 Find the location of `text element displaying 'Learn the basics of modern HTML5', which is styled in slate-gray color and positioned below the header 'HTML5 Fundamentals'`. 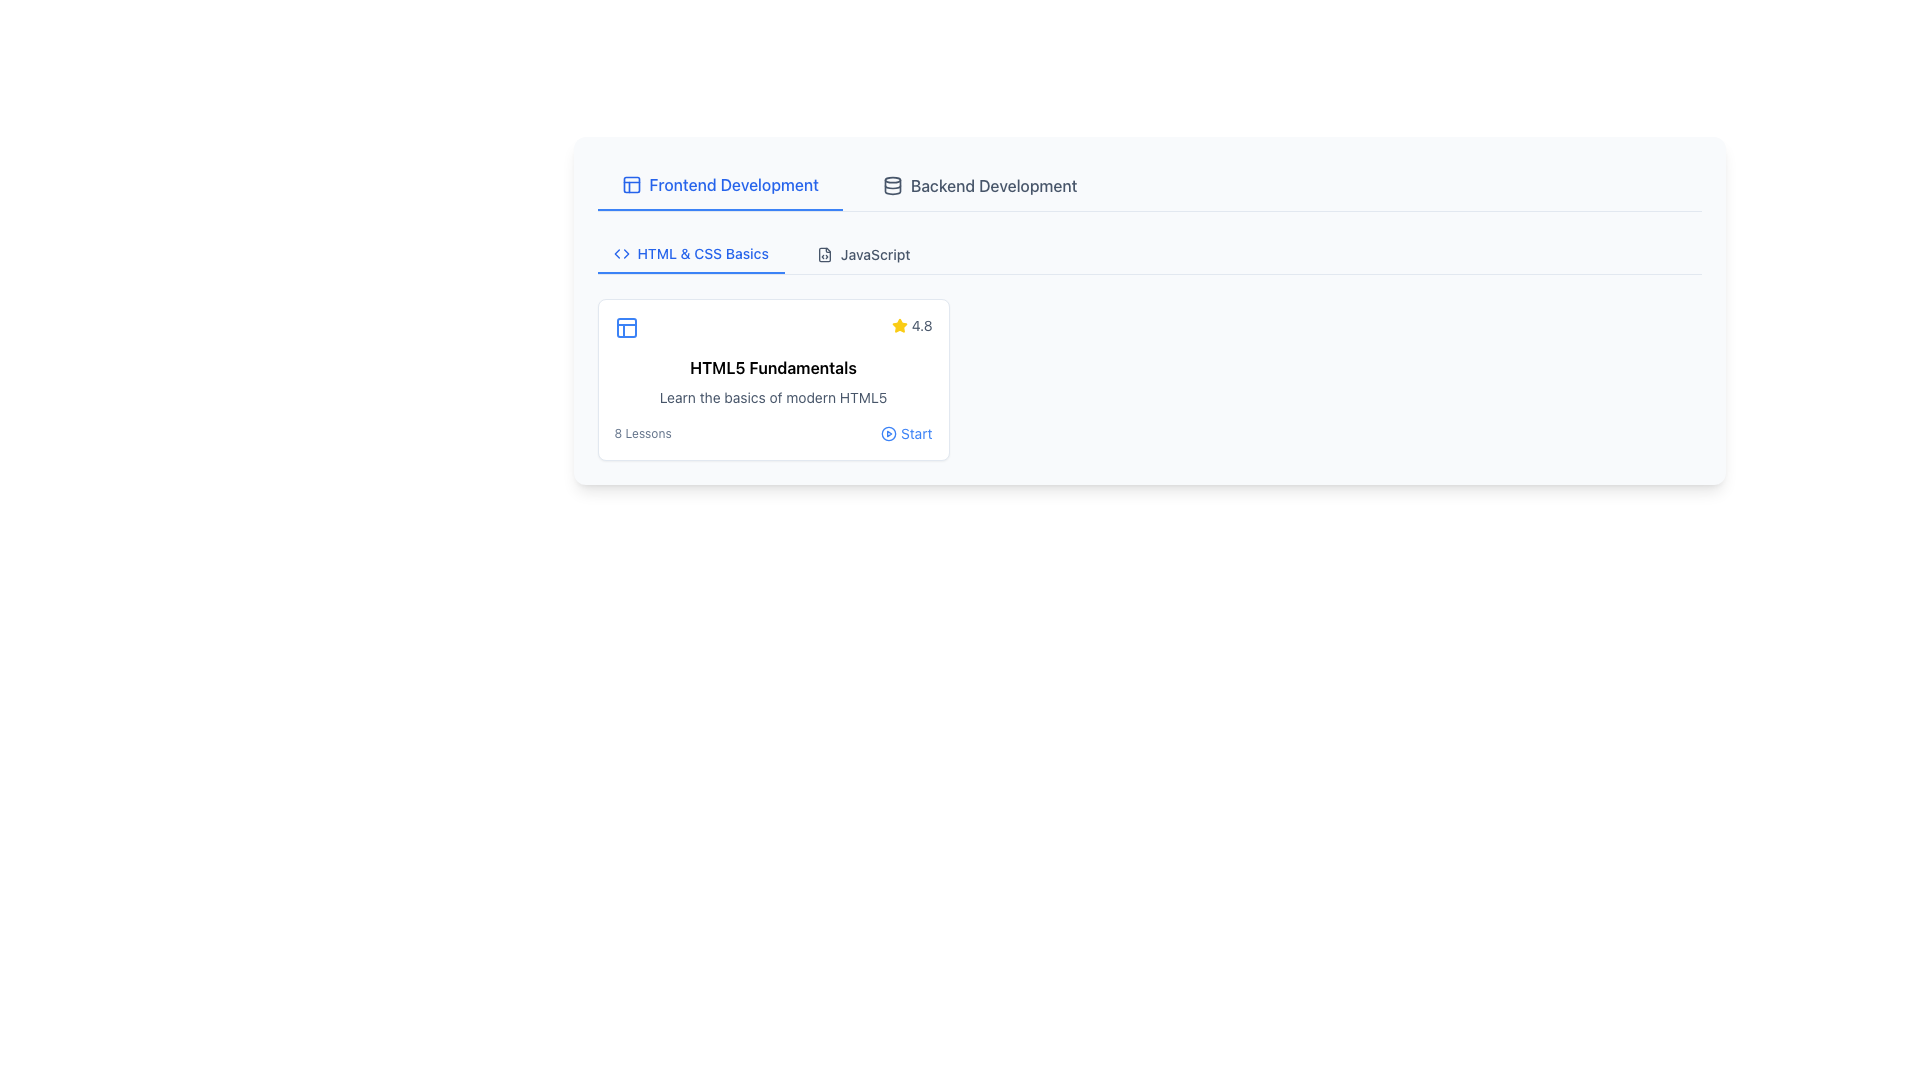

text element displaying 'Learn the basics of modern HTML5', which is styled in slate-gray color and positioned below the header 'HTML5 Fundamentals' is located at coordinates (772, 397).